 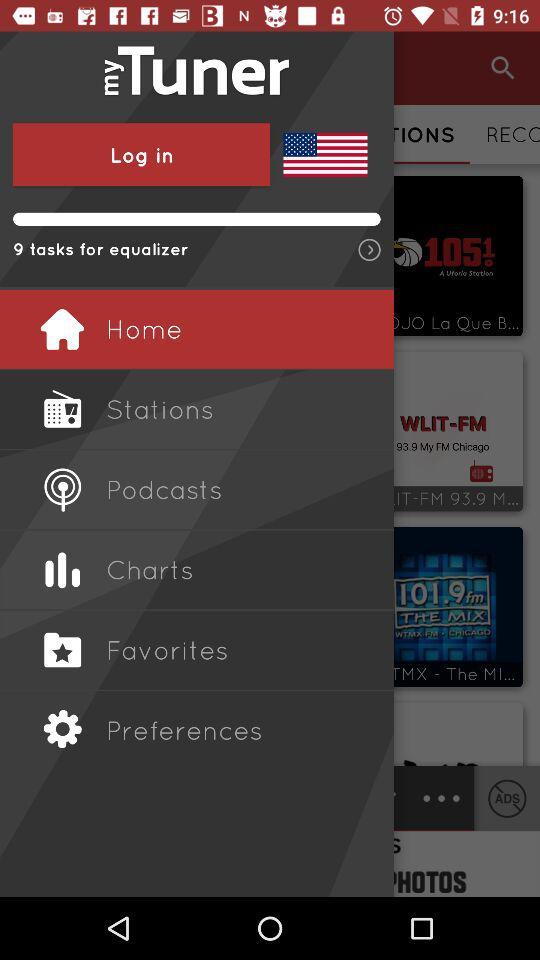 What do you see at coordinates (441, 798) in the screenshot?
I see `the more icon` at bounding box center [441, 798].